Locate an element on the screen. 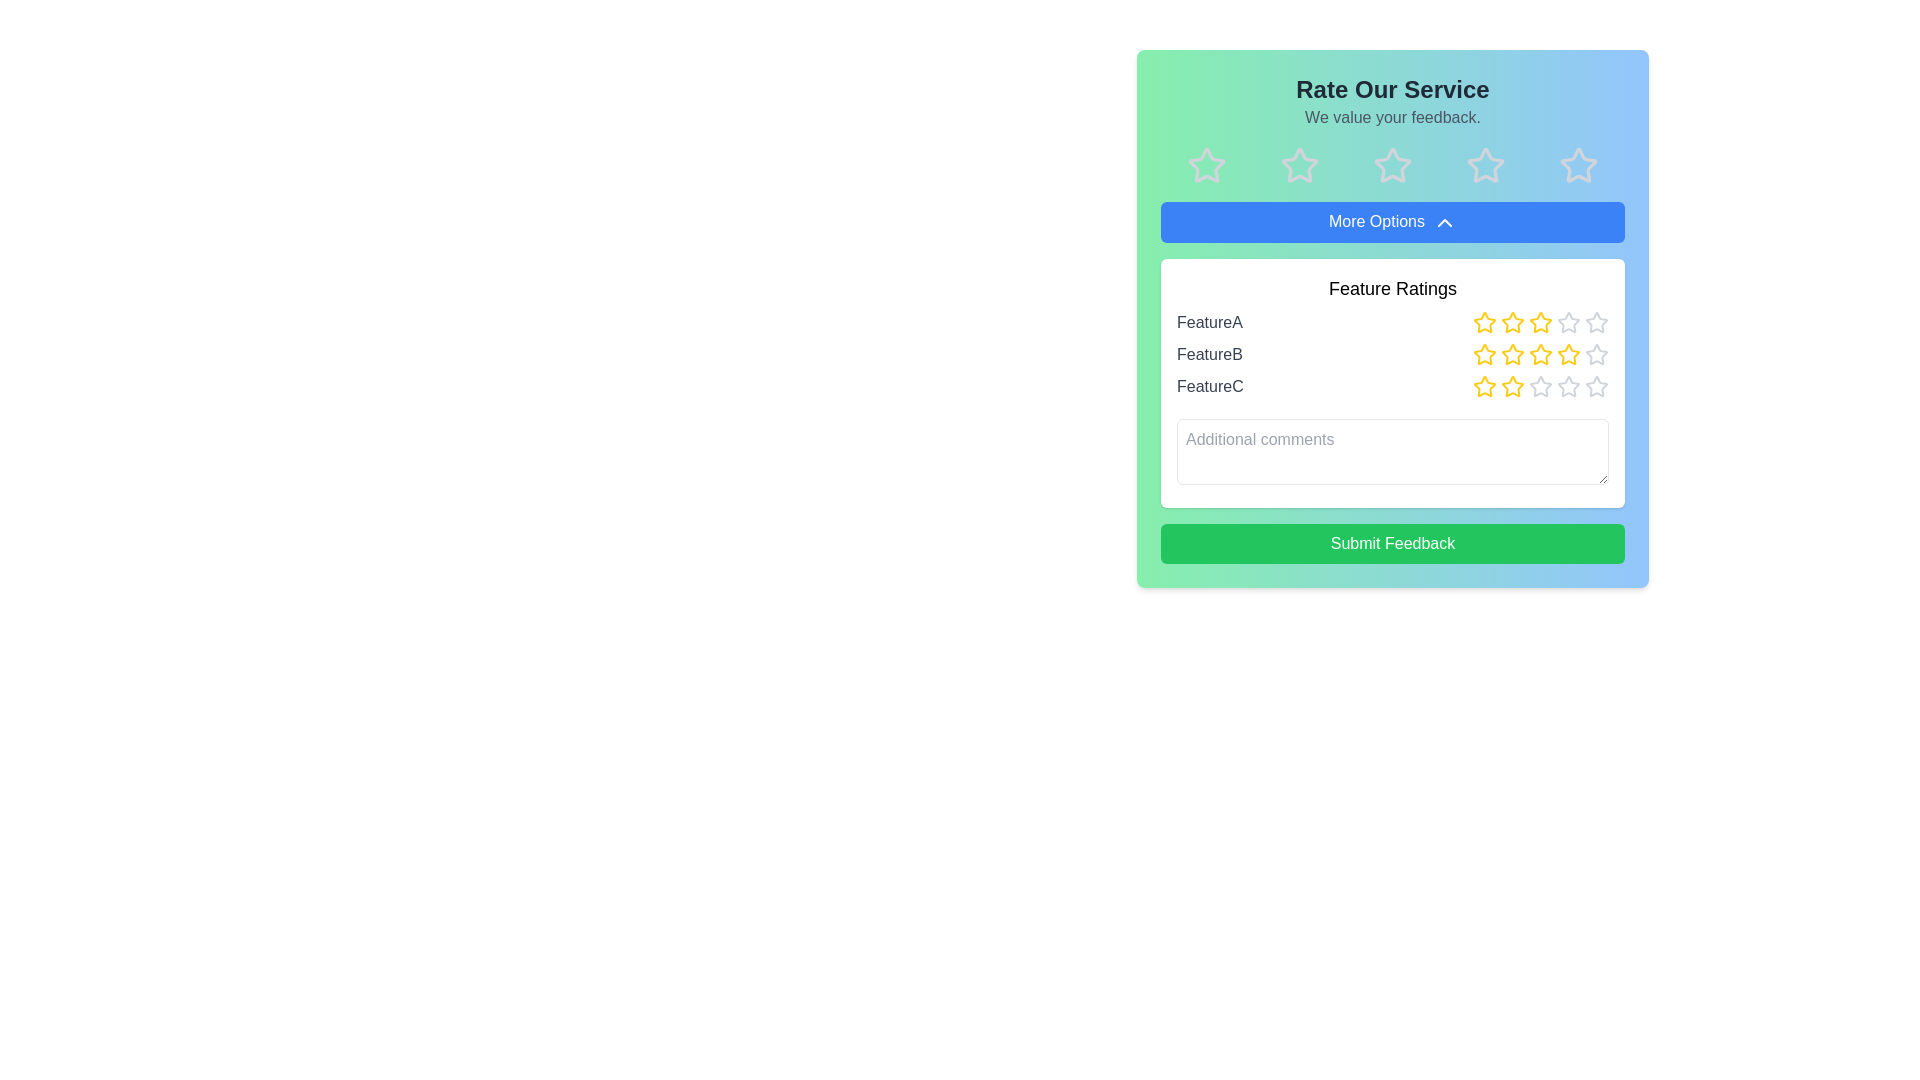 This screenshot has height=1080, width=1920. the fourth yellow star icon in the rating system for 'FeatureA', located in the 'Feature Ratings' section is located at coordinates (1539, 320).